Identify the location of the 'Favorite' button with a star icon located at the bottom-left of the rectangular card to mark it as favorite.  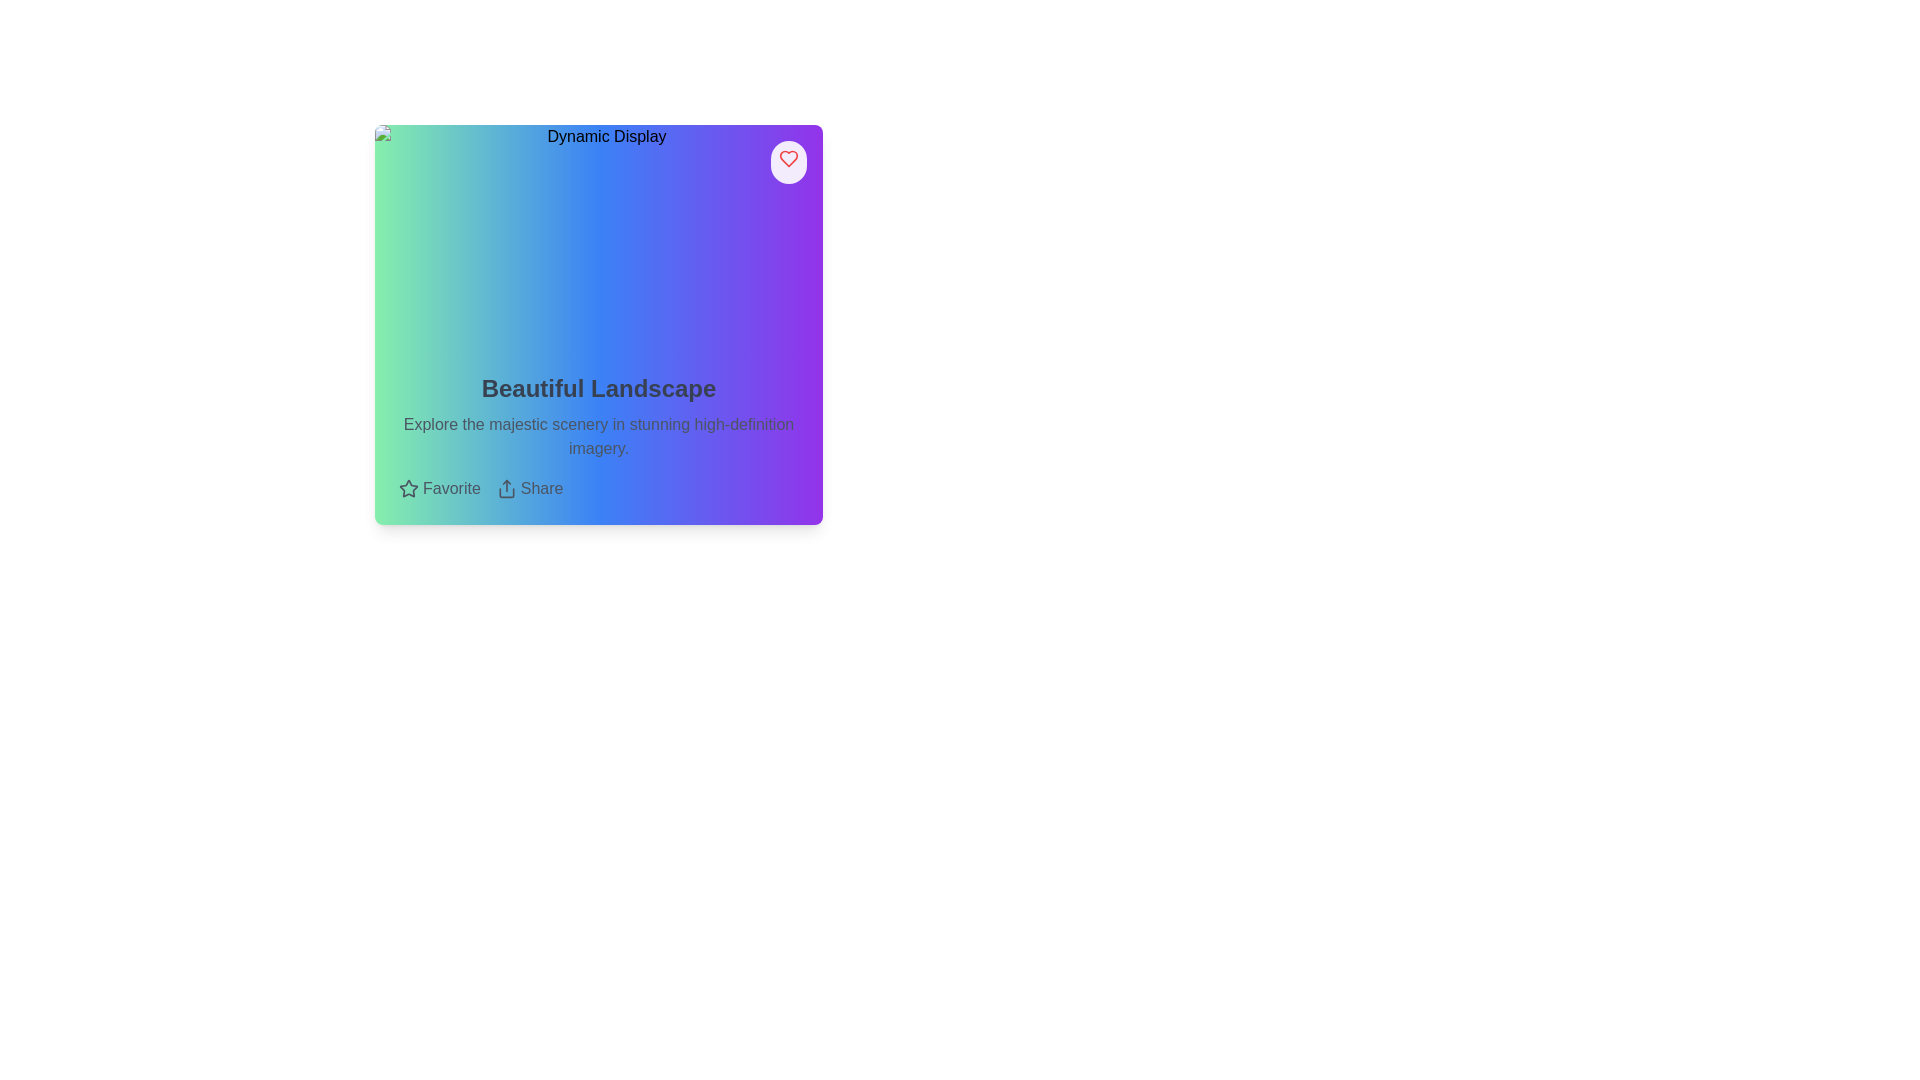
(438, 489).